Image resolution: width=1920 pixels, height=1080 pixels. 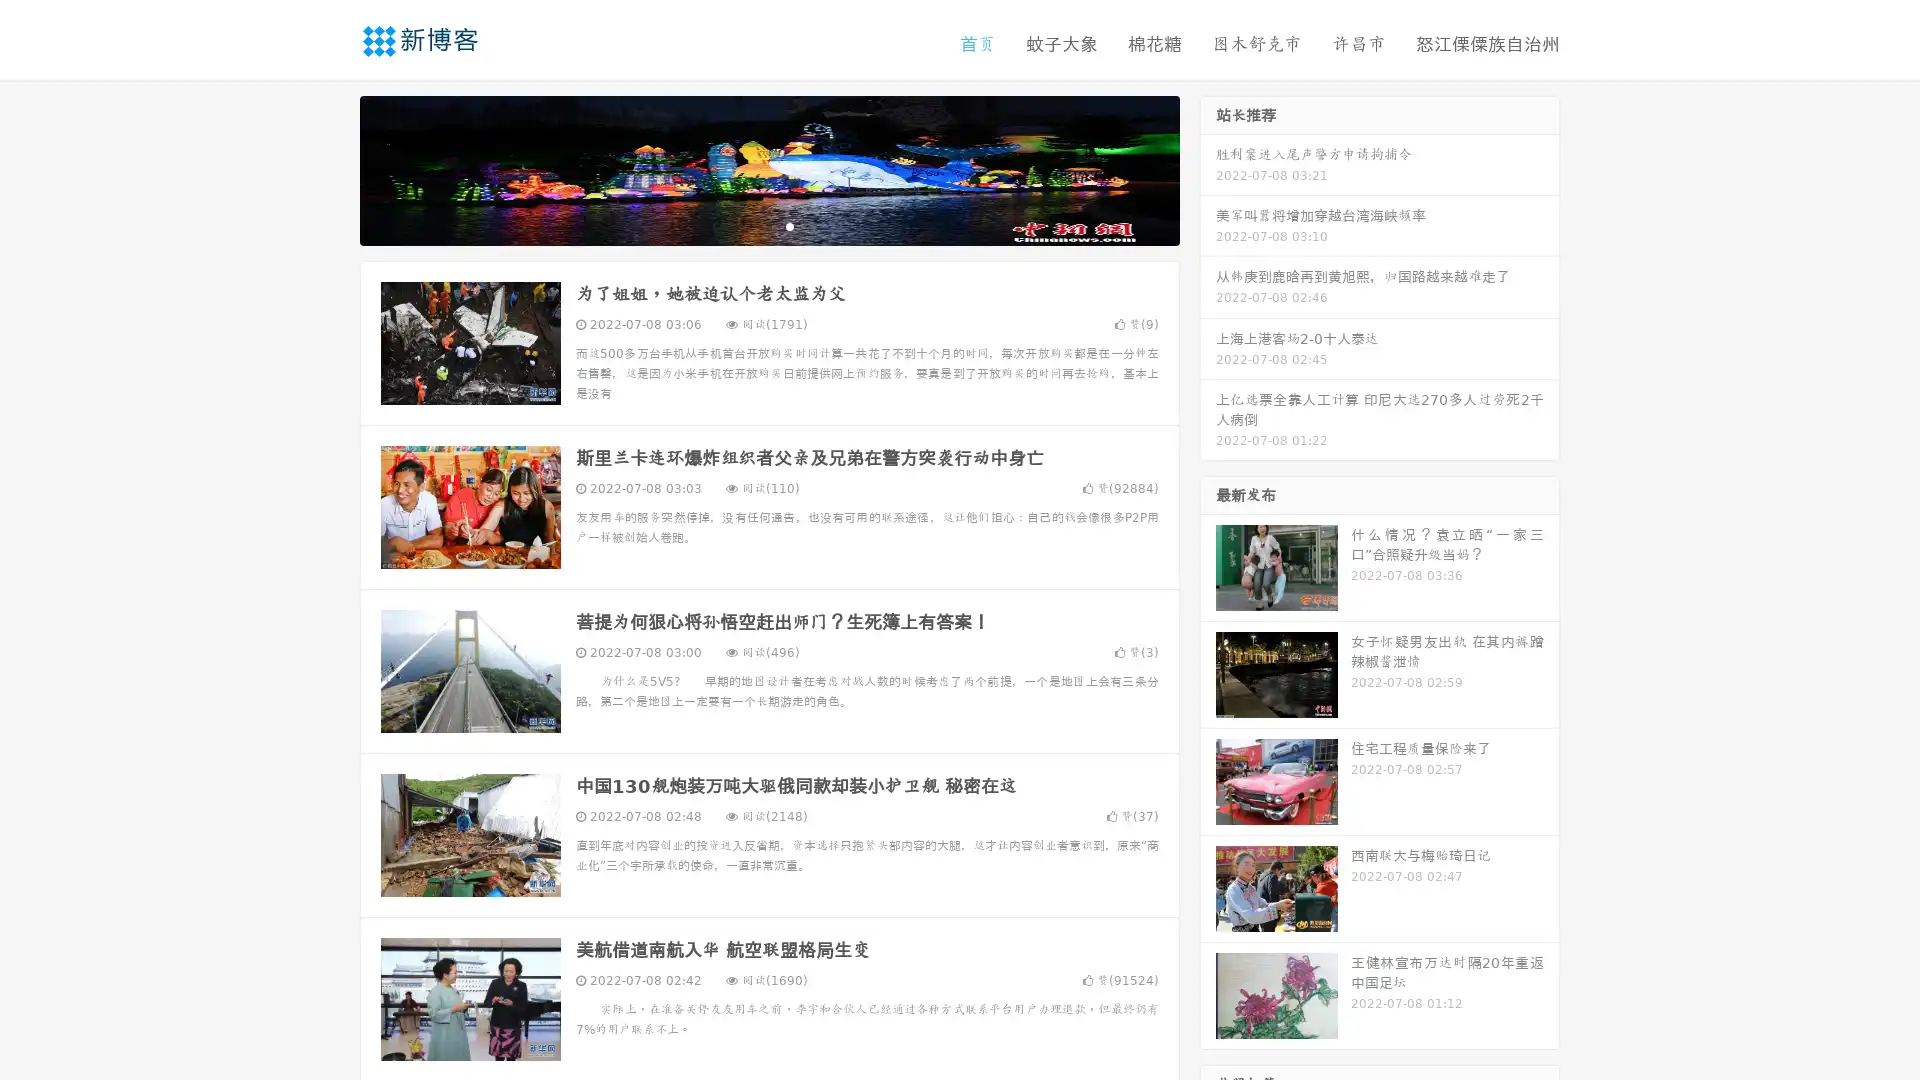 What do you see at coordinates (330, 168) in the screenshot?
I see `Previous slide` at bounding box center [330, 168].